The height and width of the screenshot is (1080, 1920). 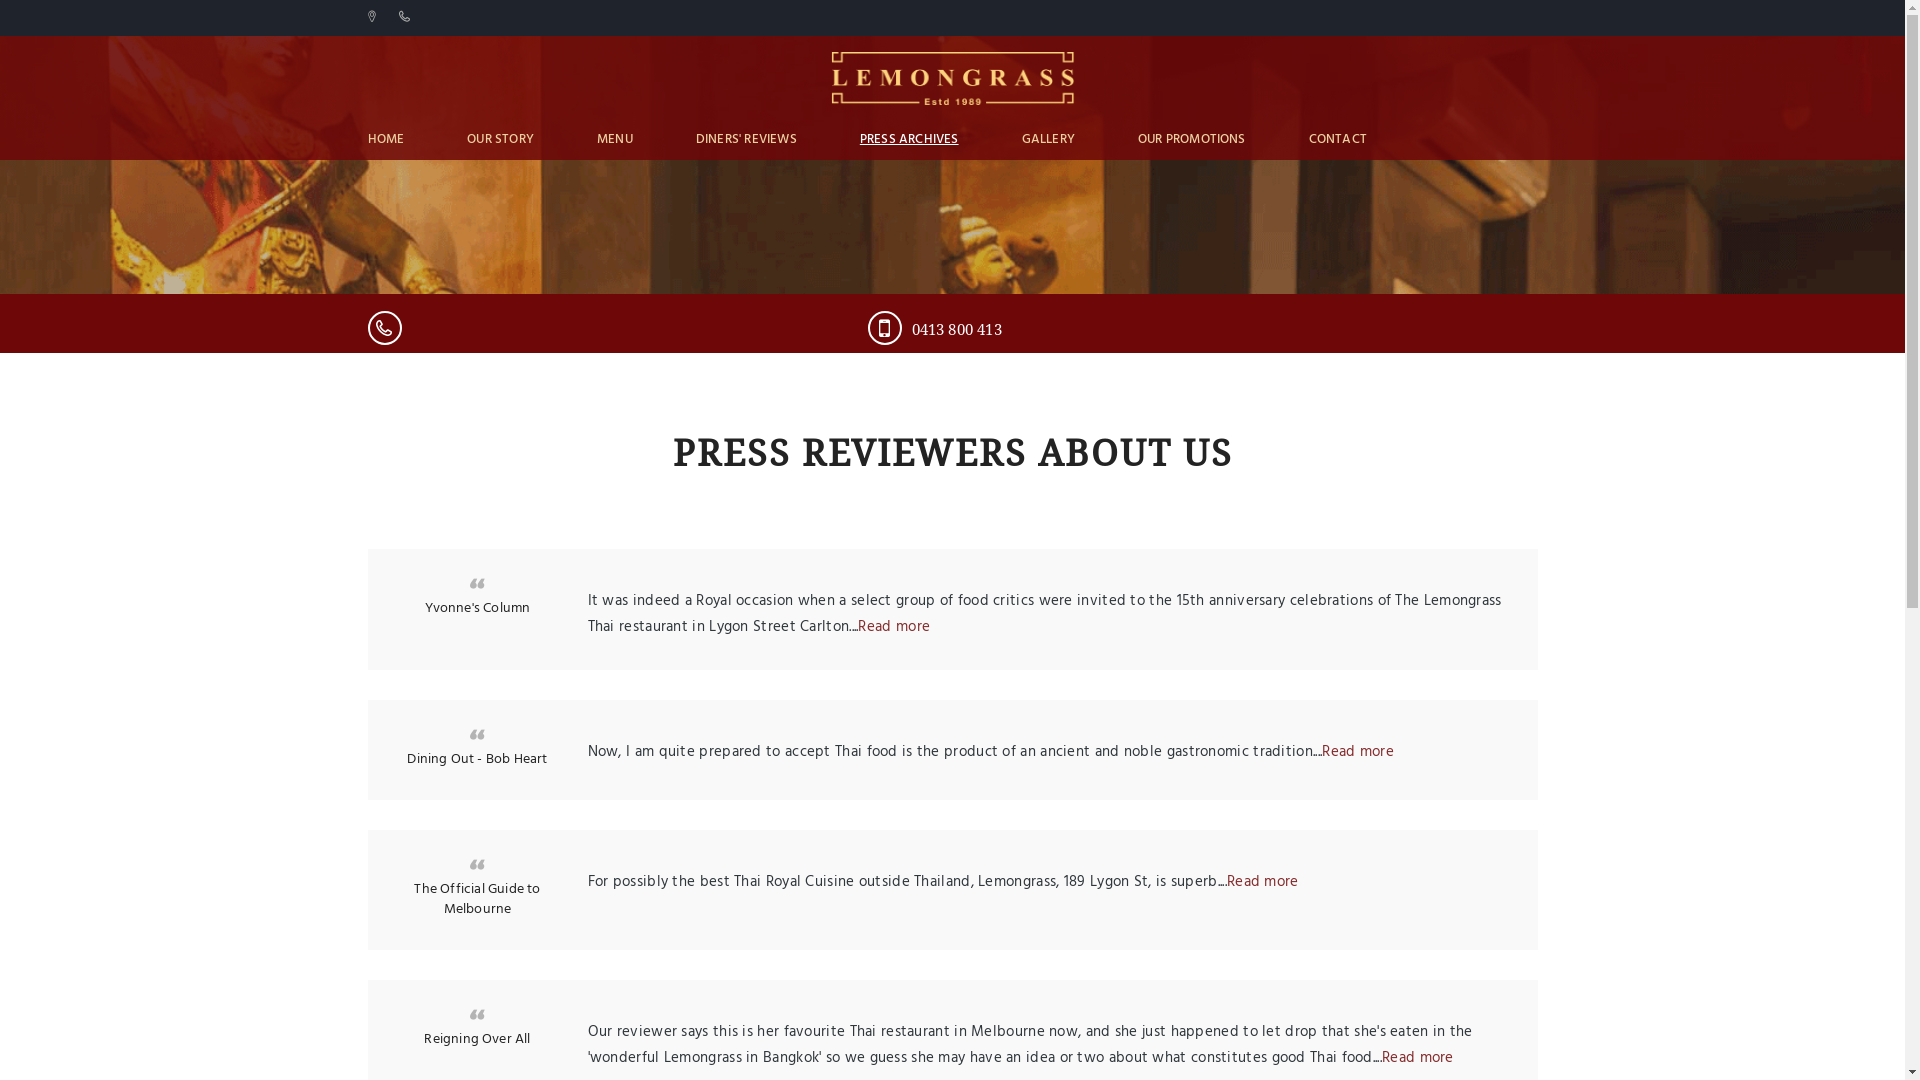 I want to click on 'Read more', so click(x=1261, y=881).